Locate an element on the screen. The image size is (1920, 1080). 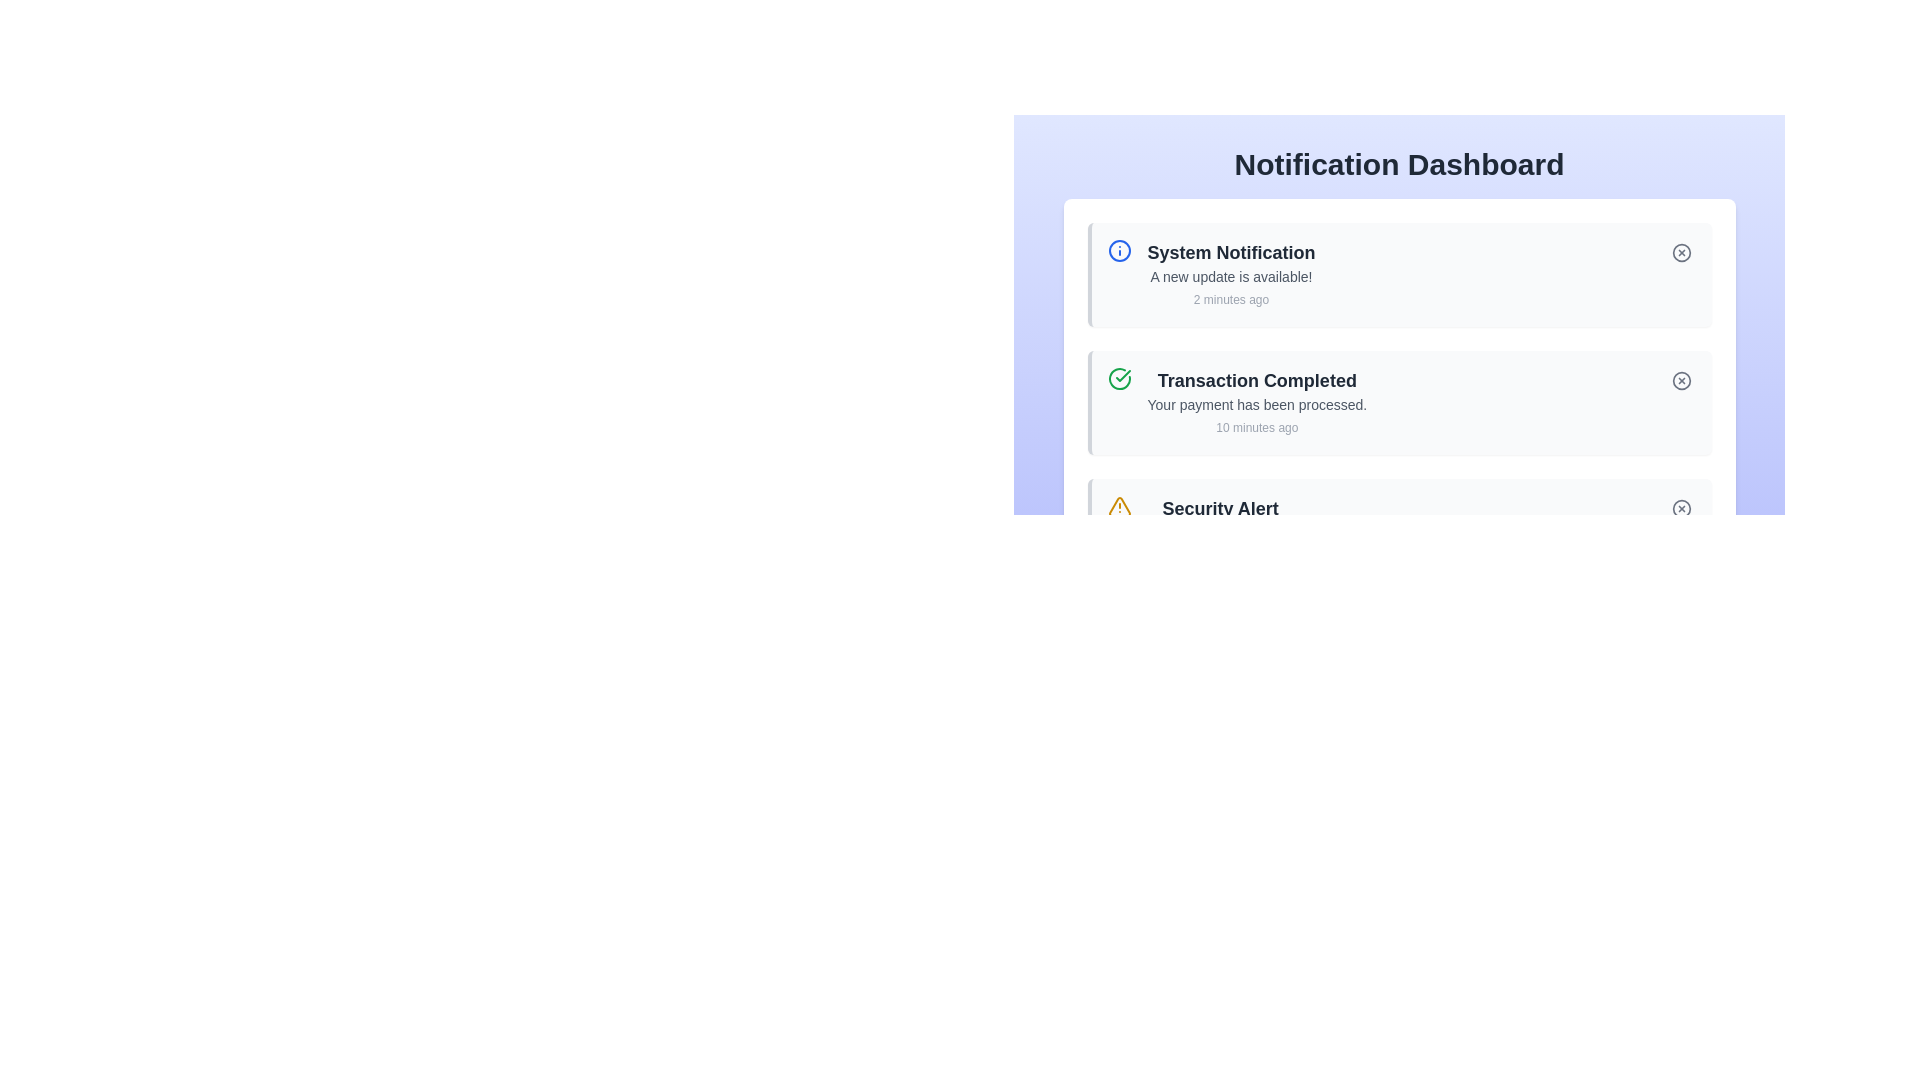
the Text label that serves as the title or status indicator of the second notification card in the 'Notification Dashboard', located directly under the icon on the left is located at coordinates (1256, 381).